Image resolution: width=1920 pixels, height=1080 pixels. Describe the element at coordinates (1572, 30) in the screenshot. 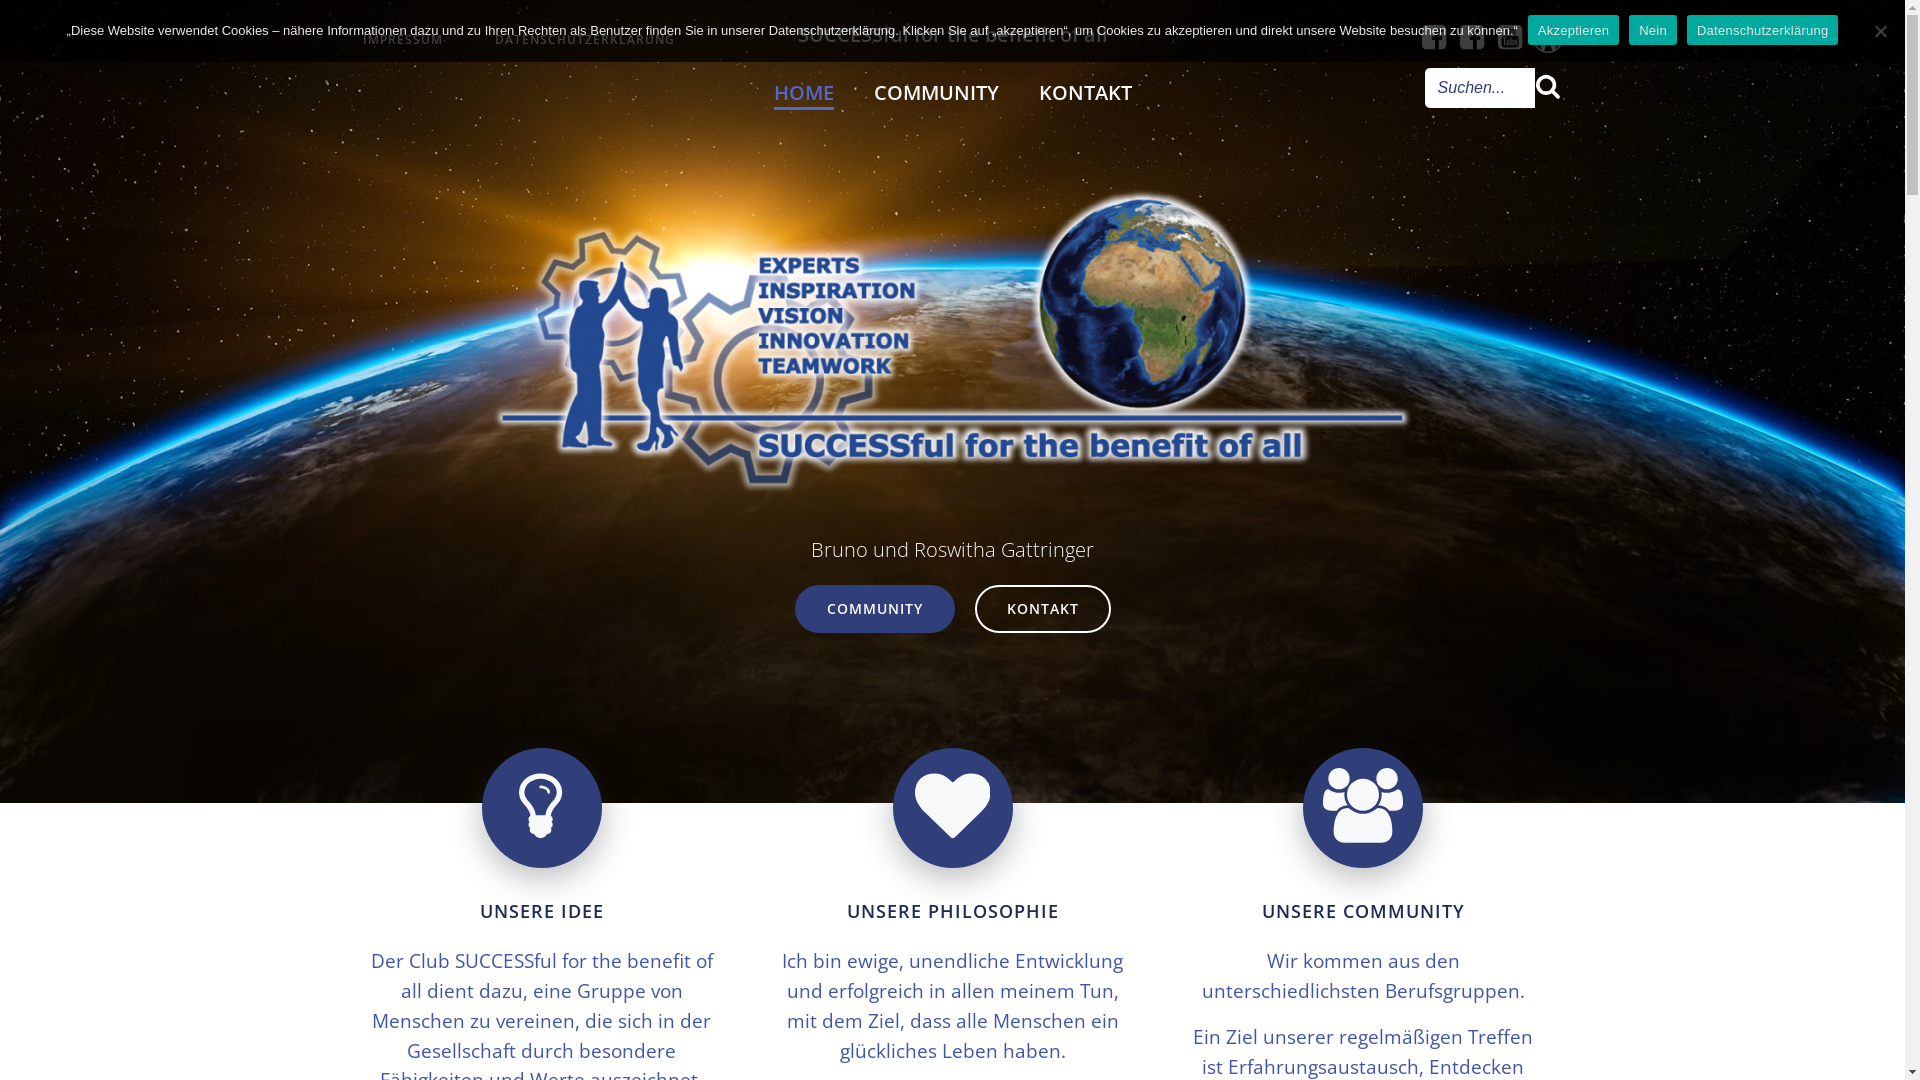

I see `'Akzeptieren'` at that location.